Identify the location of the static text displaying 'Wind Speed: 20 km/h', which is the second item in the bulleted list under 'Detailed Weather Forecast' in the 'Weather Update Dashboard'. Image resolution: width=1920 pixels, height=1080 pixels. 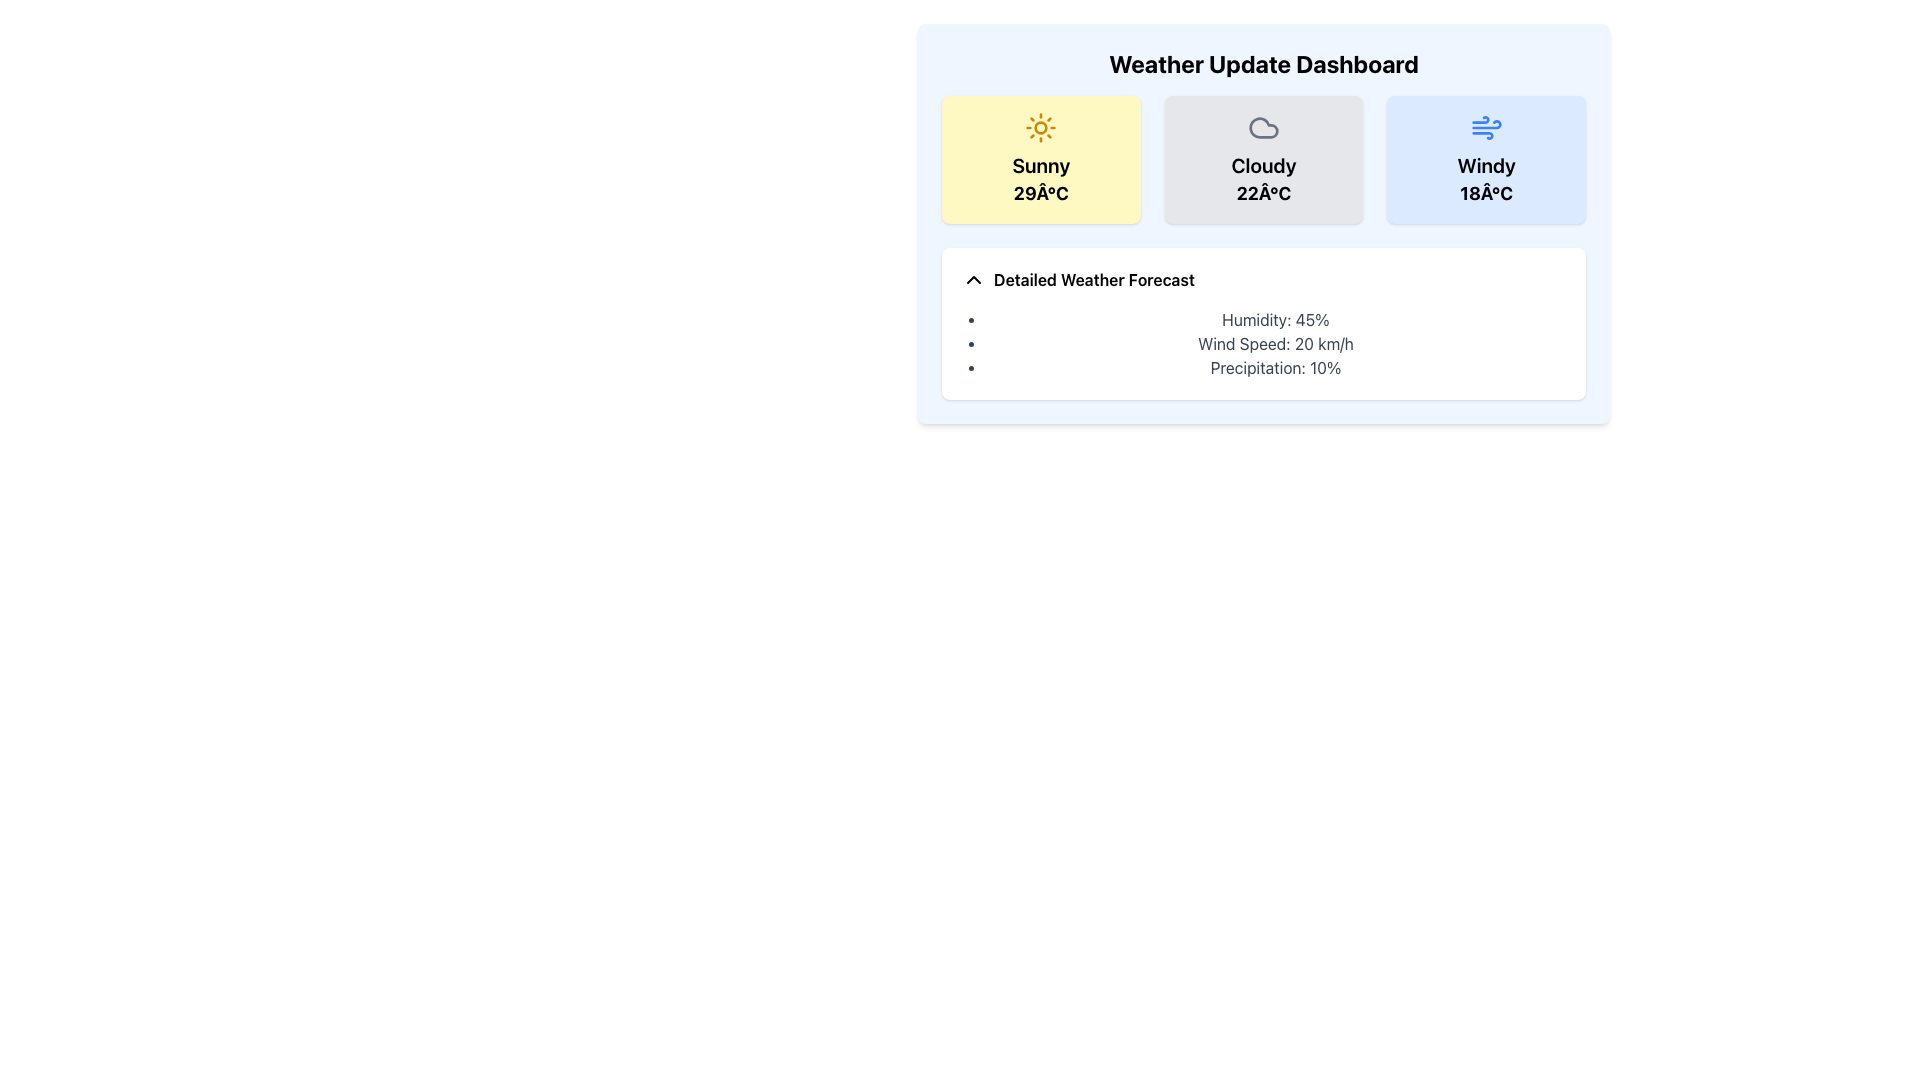
(1275, 342).